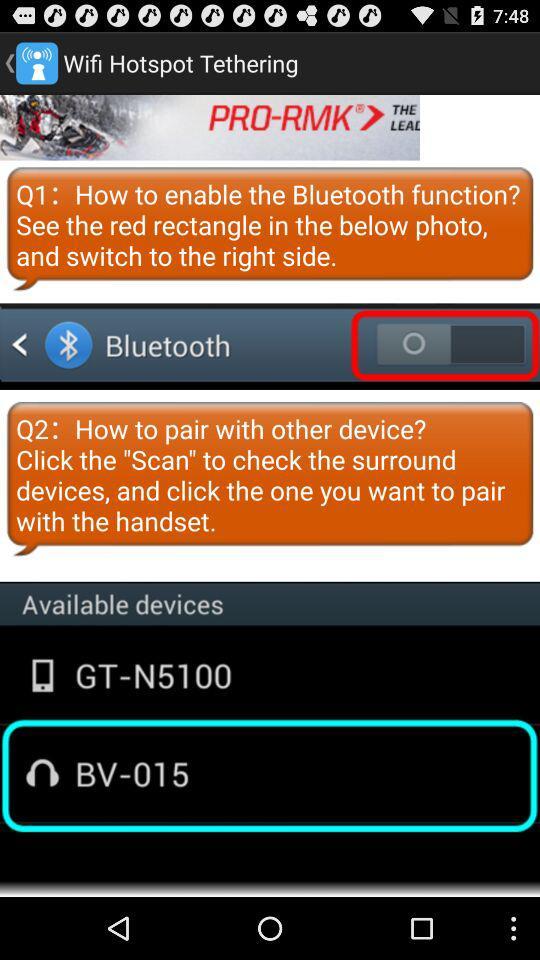 This screenshot has height=960, width=540. I want to click on advertisement for pro rmk, so click(209, 126).